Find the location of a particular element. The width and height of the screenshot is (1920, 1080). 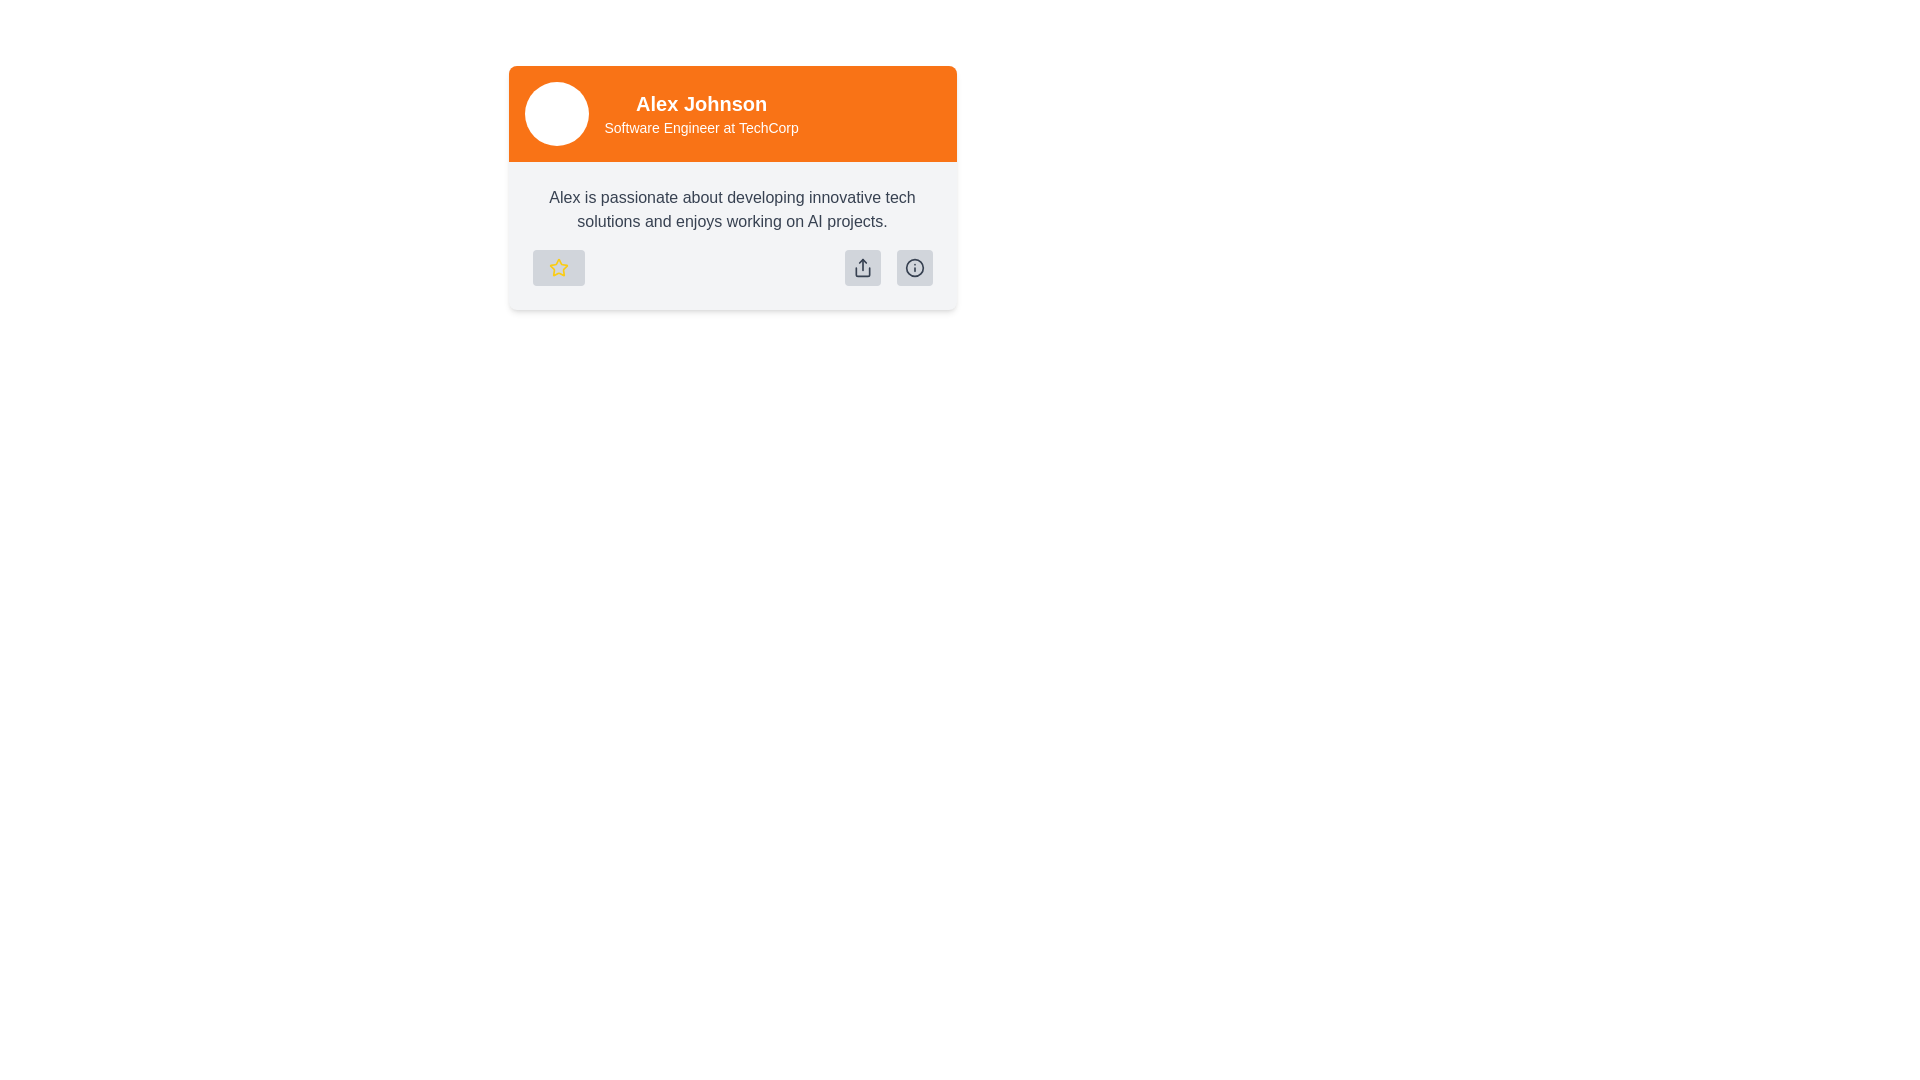

the decorative or functional icon located towards the left of the user description section within the card interface is located at coordinates (558, 266).